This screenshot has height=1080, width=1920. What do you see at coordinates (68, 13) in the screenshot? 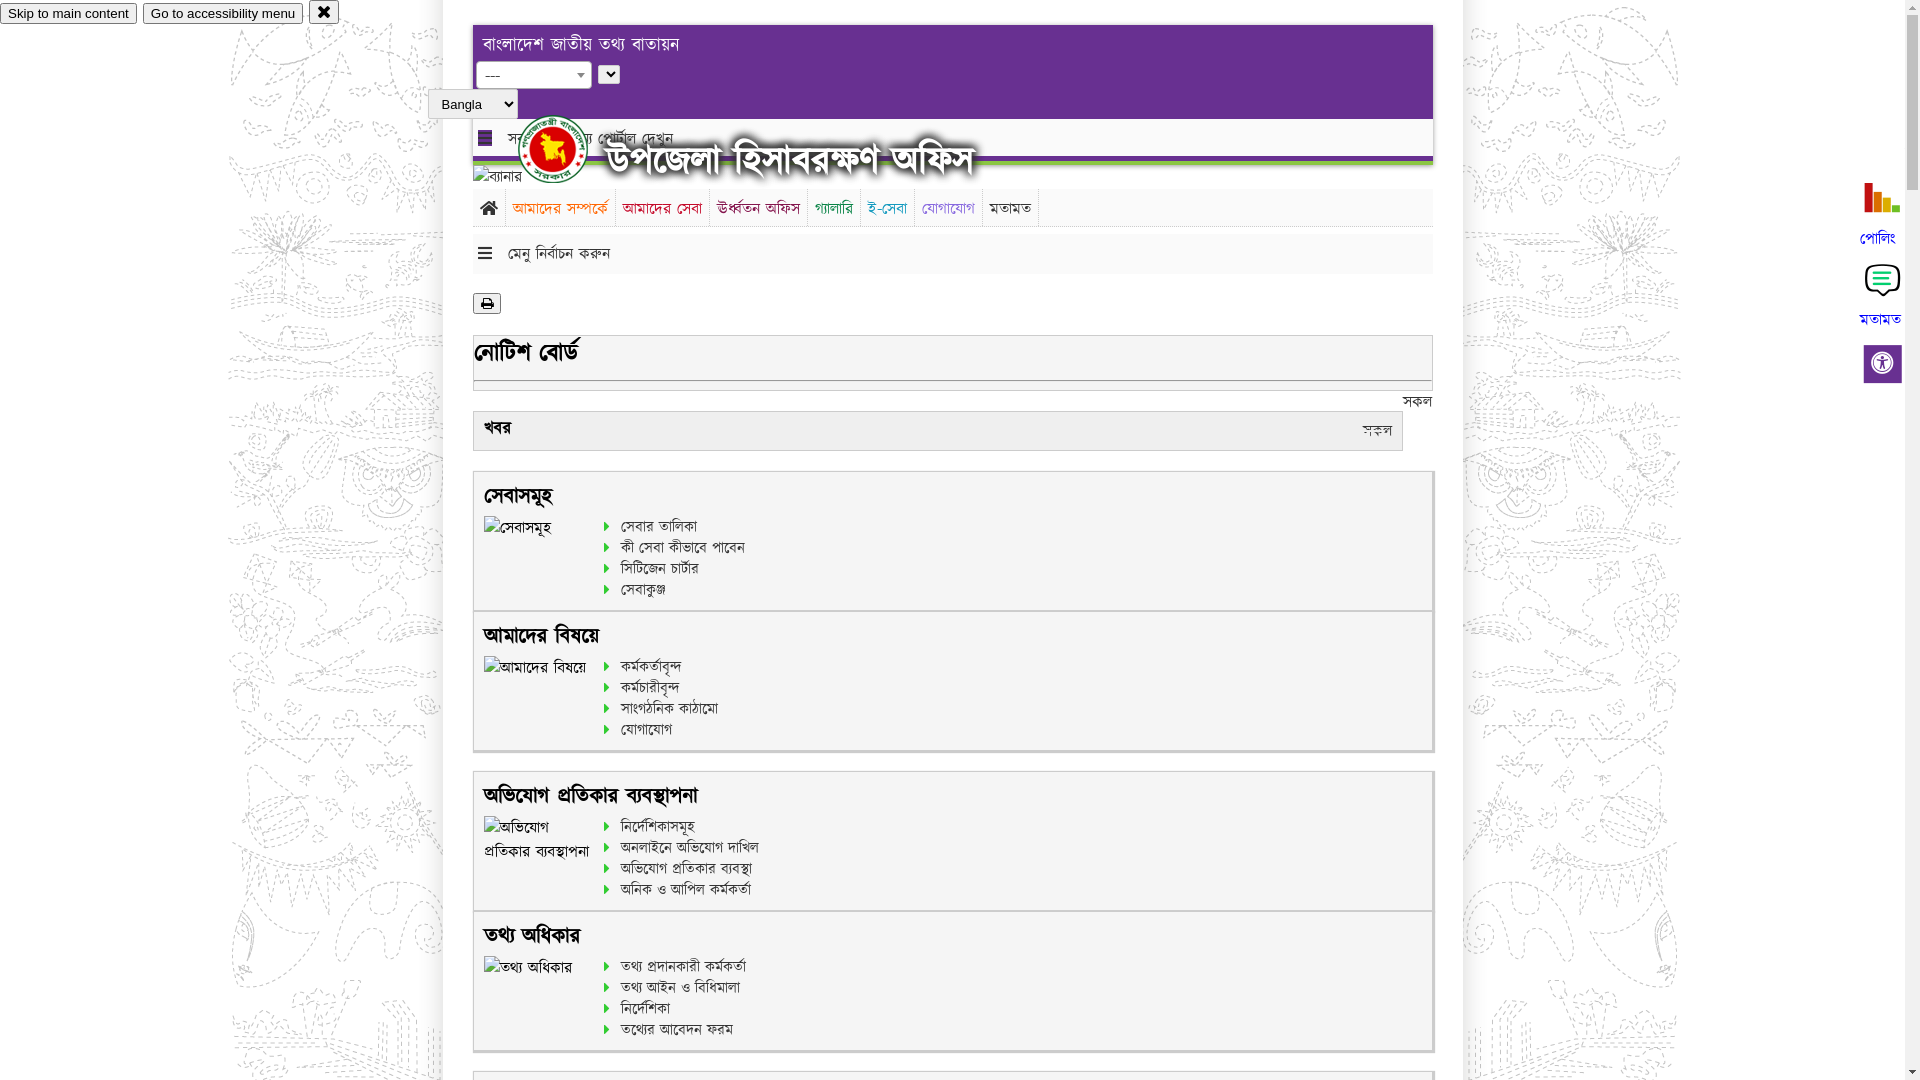
I see `'Skip to main content'` at bounding box center [68, 13].